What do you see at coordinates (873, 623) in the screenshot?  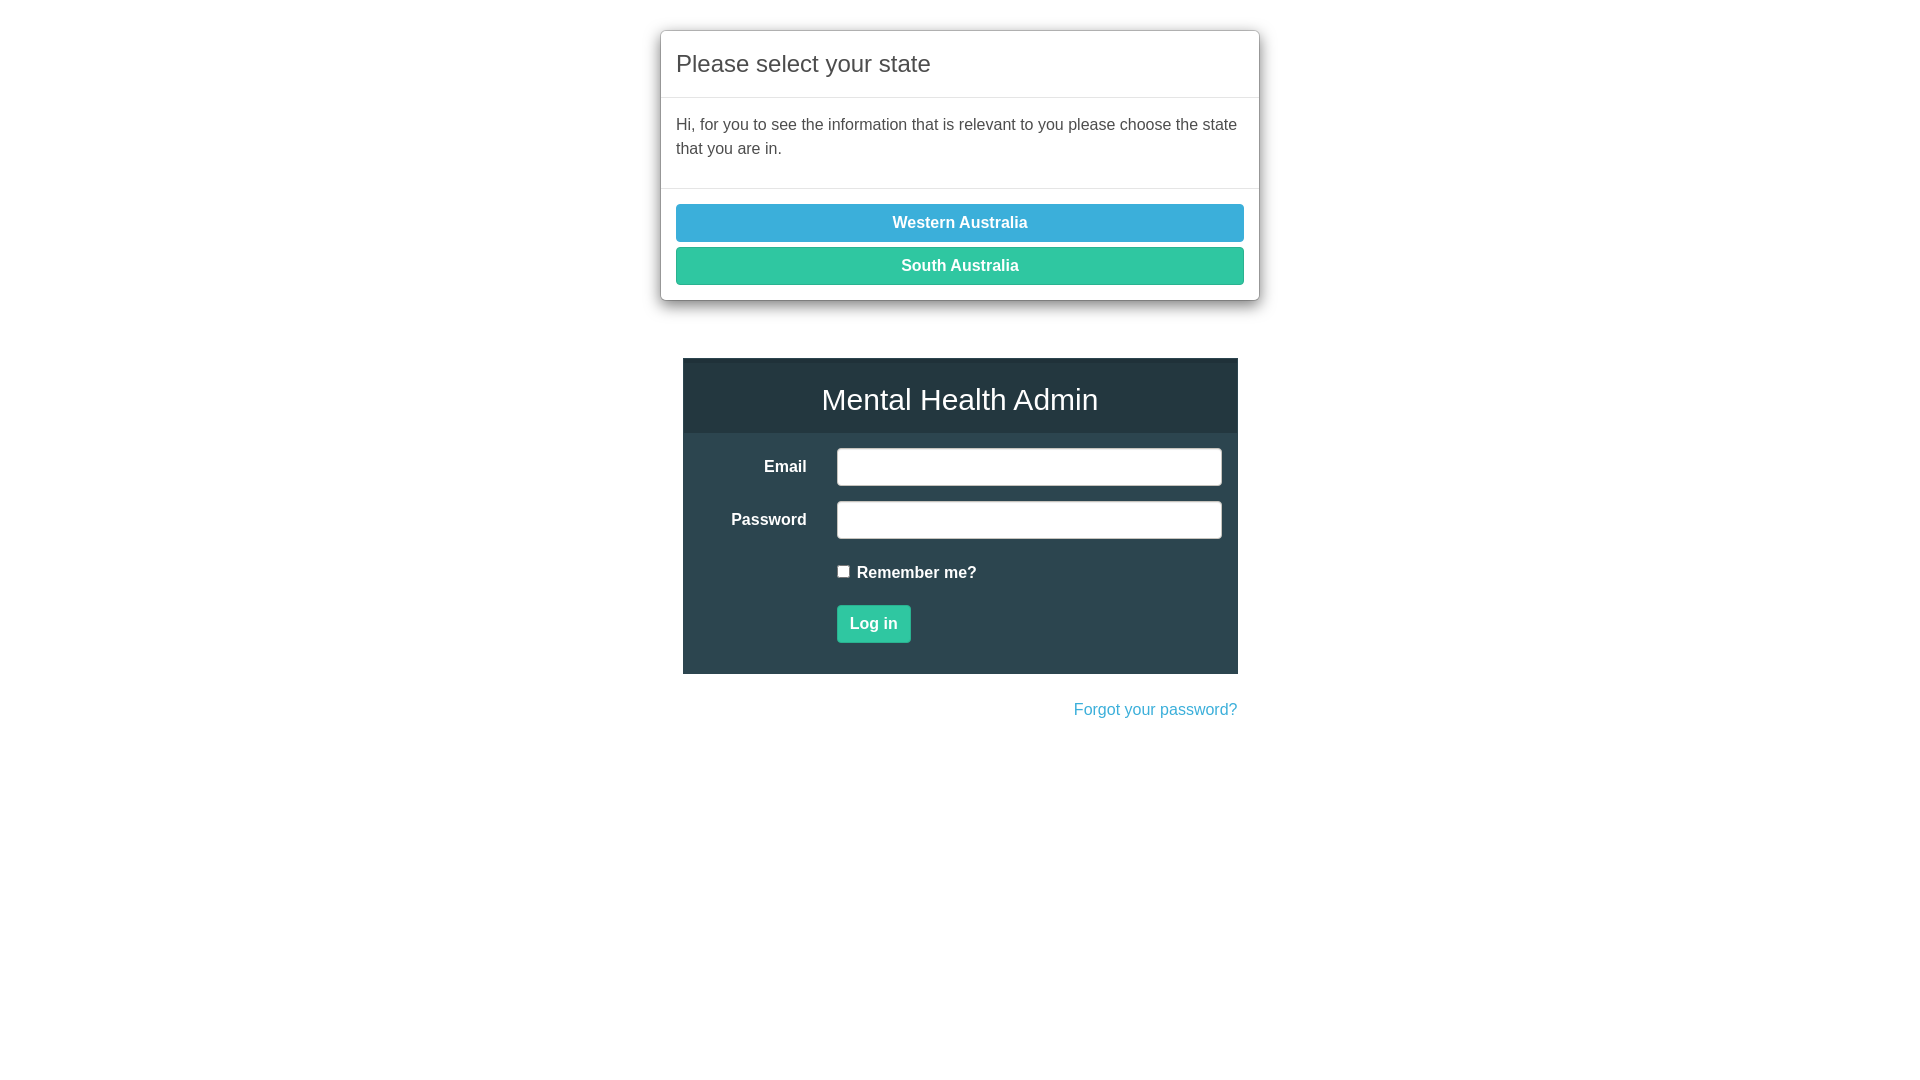 I see `'Log in'` at bounding box center [873, 623].